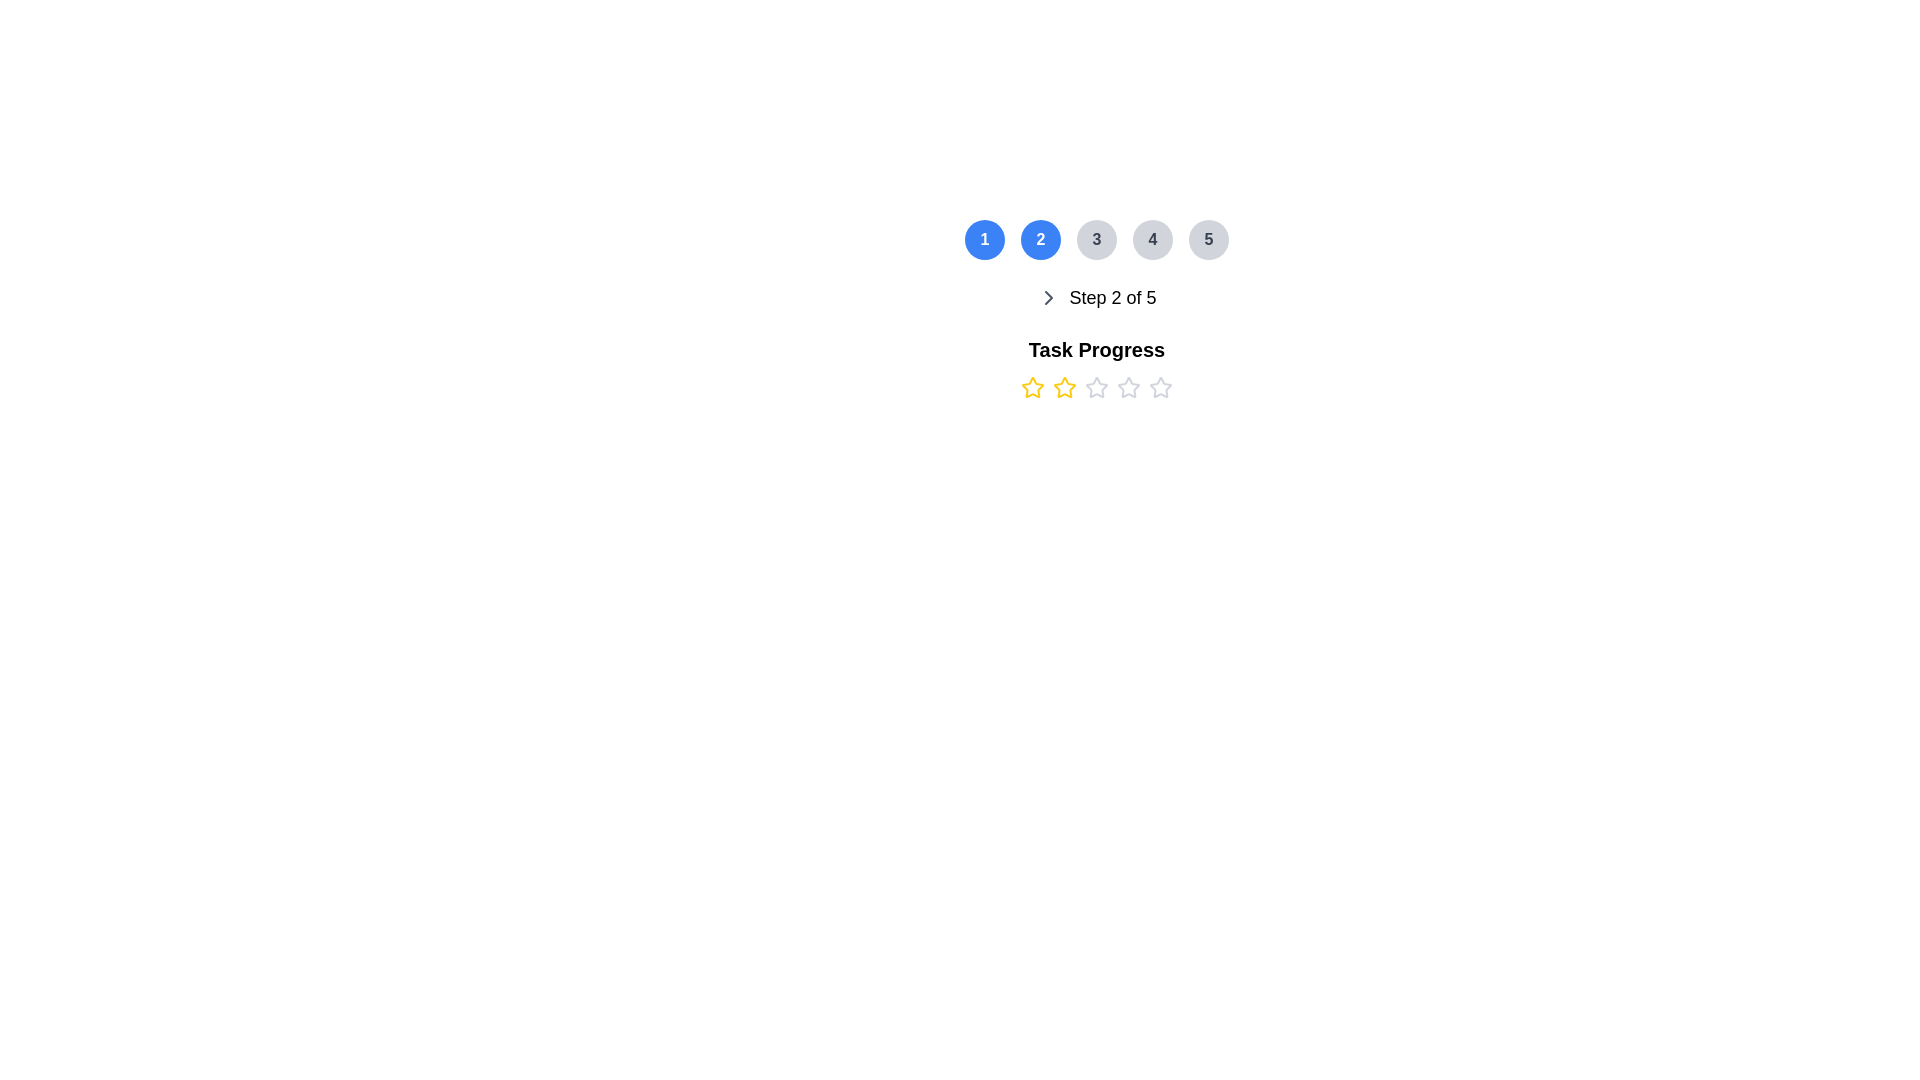  I want to click on the text label displaying 'Step 2 of 5', which is styled in bold and positioned adjacent to a chevron icon, so click(1112, 297).